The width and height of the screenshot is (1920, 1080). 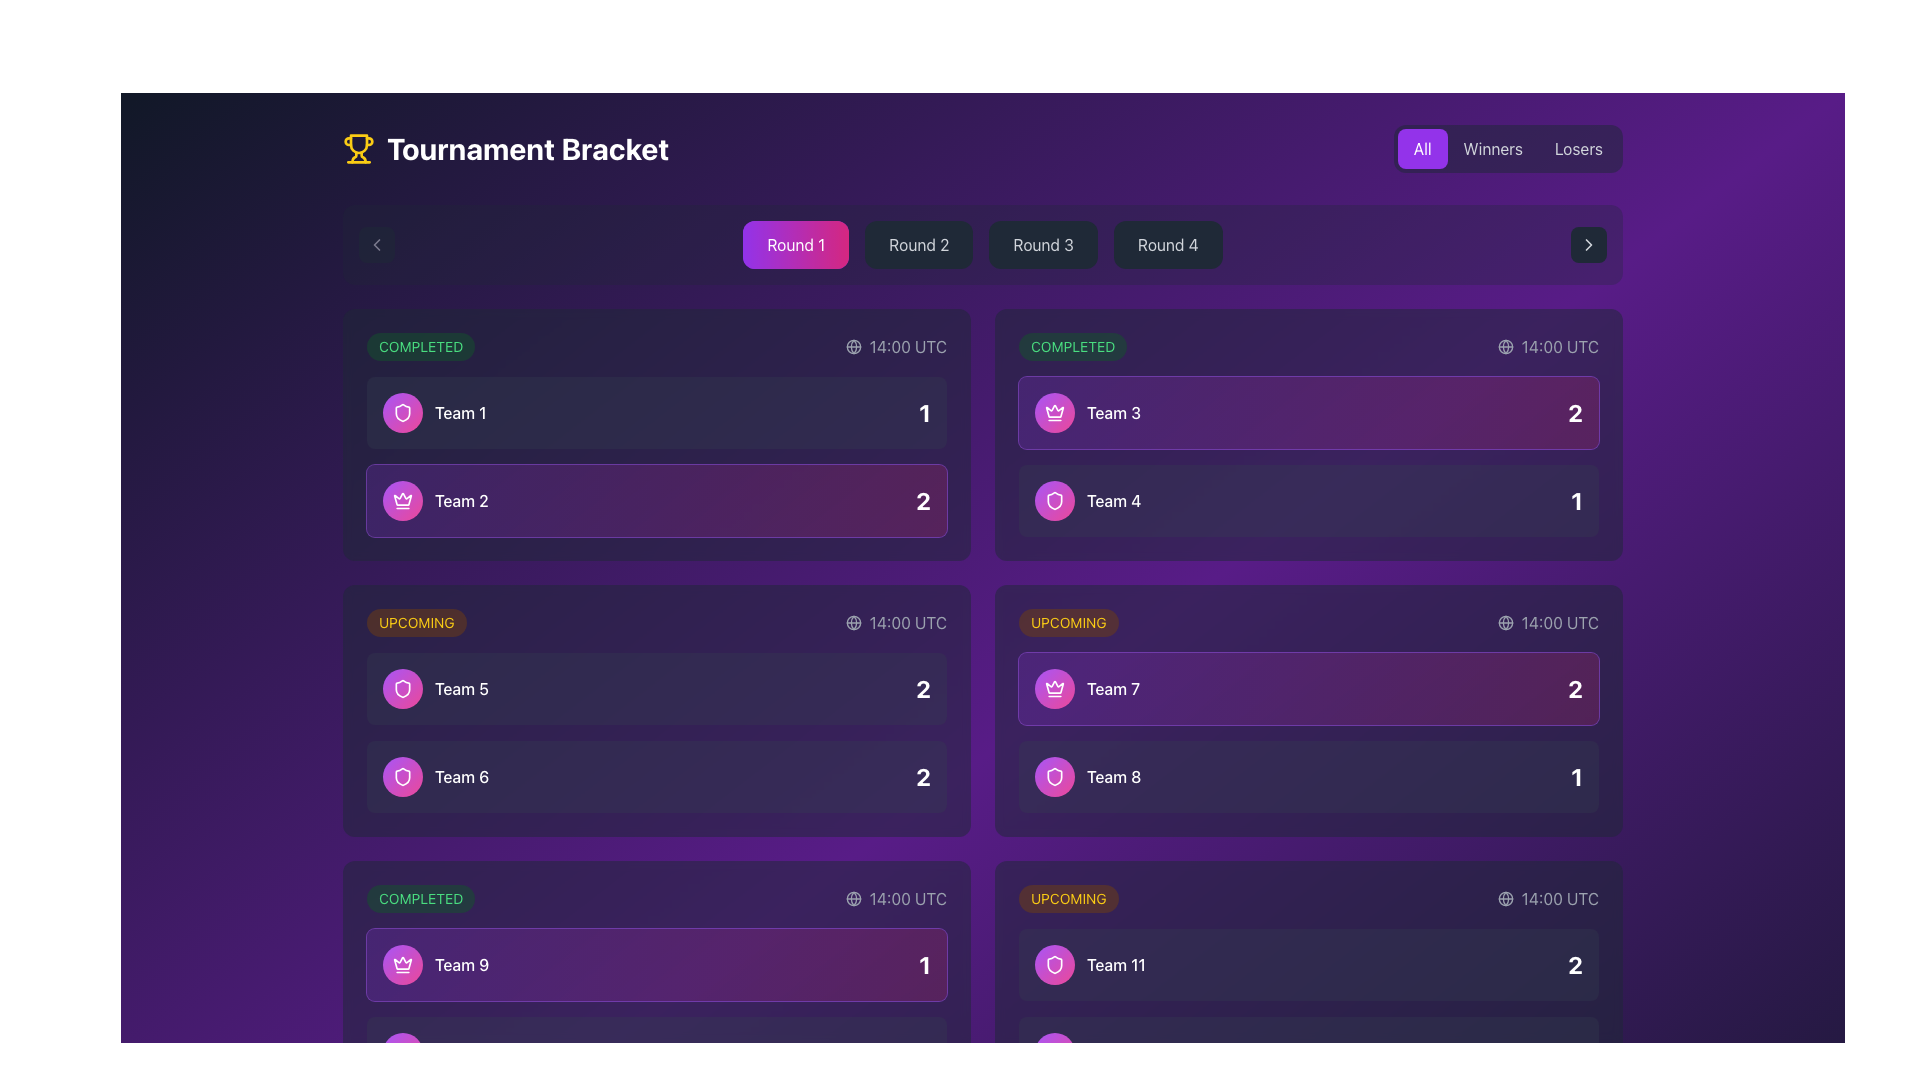 What do you see at coordinates (1547, 622) in the screenshot?
I see `content displayed in the label with an icon that shows the time zone-converted event start time, located in the lower-mid right section of the UI, in the second column's fourth row, following the 'UPCOMING' label` at bounding box center [1547, 622].